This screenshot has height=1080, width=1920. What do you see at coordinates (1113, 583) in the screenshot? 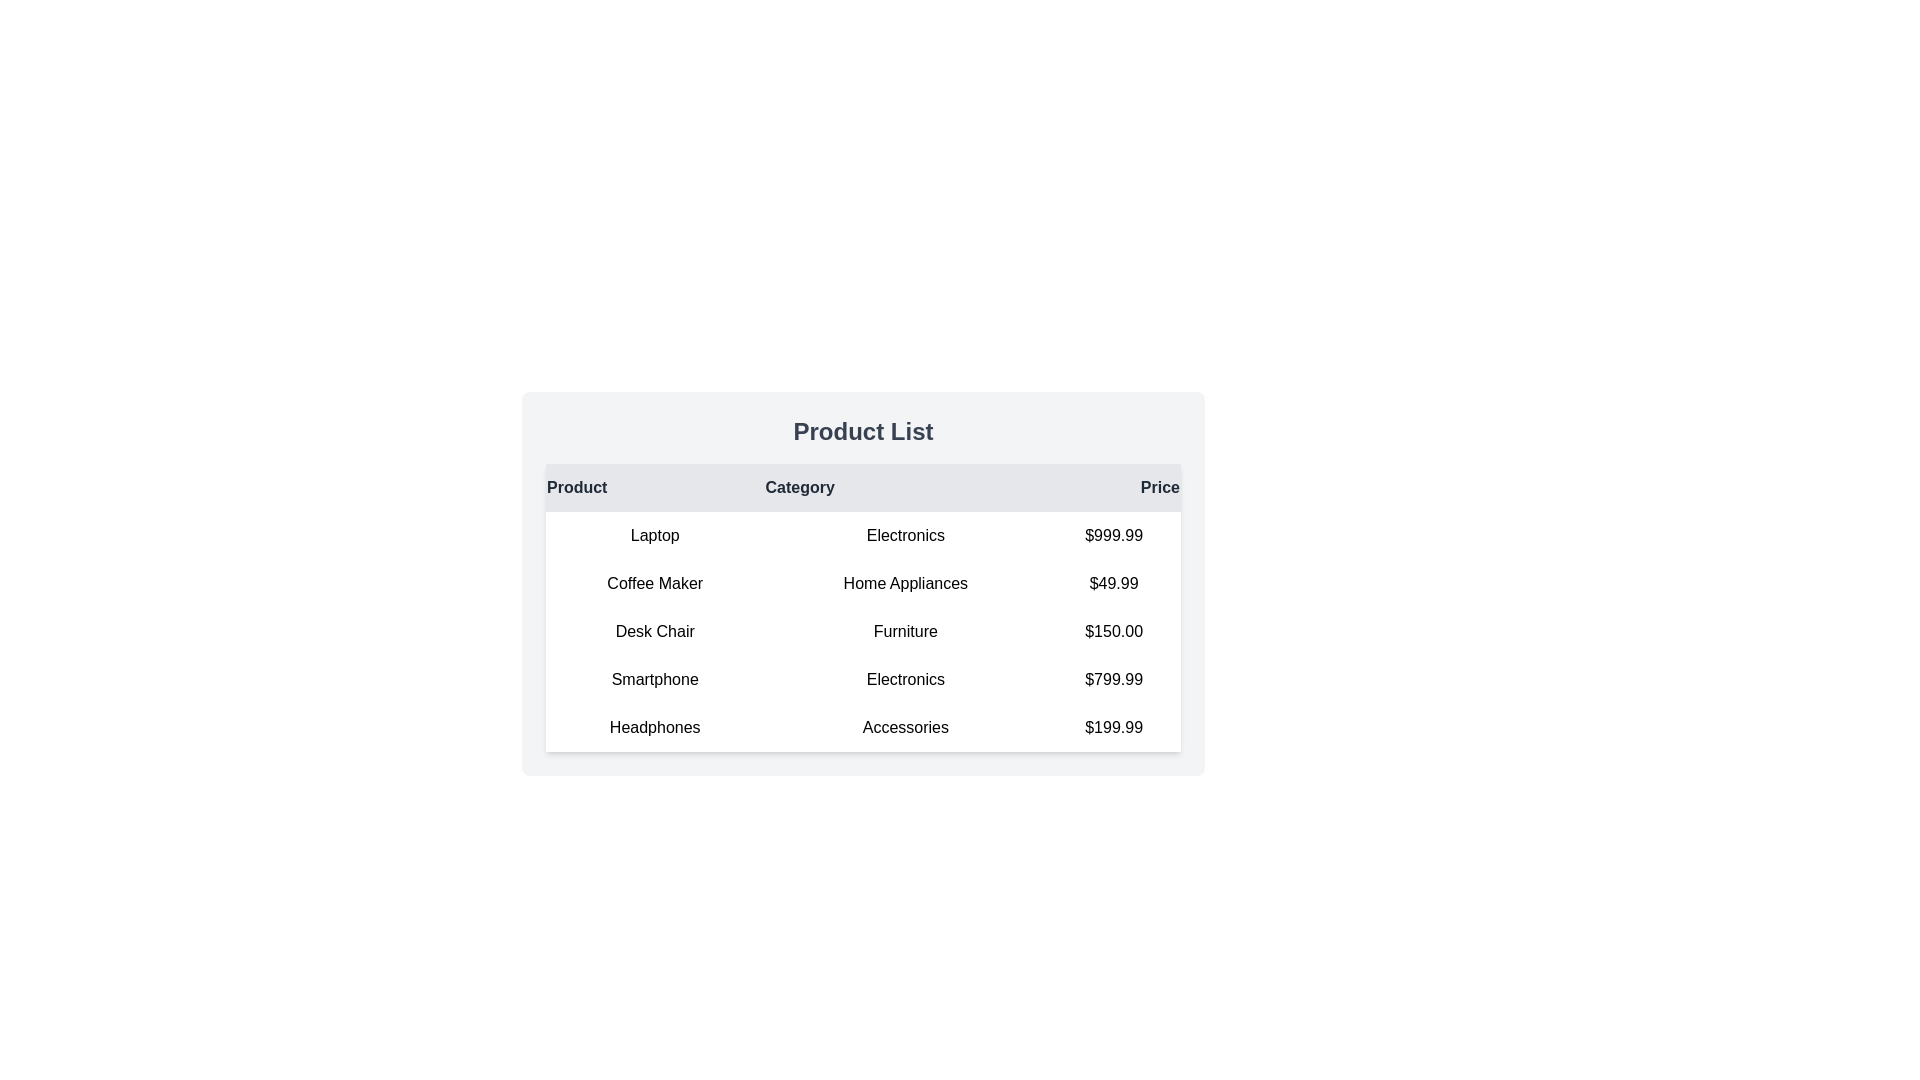
I see `the price label displaying '$49.99' for the 'Coffee Maker' product, located in the second row of the 'Price' column in the product listing table` at bounding box center [1113, 583].